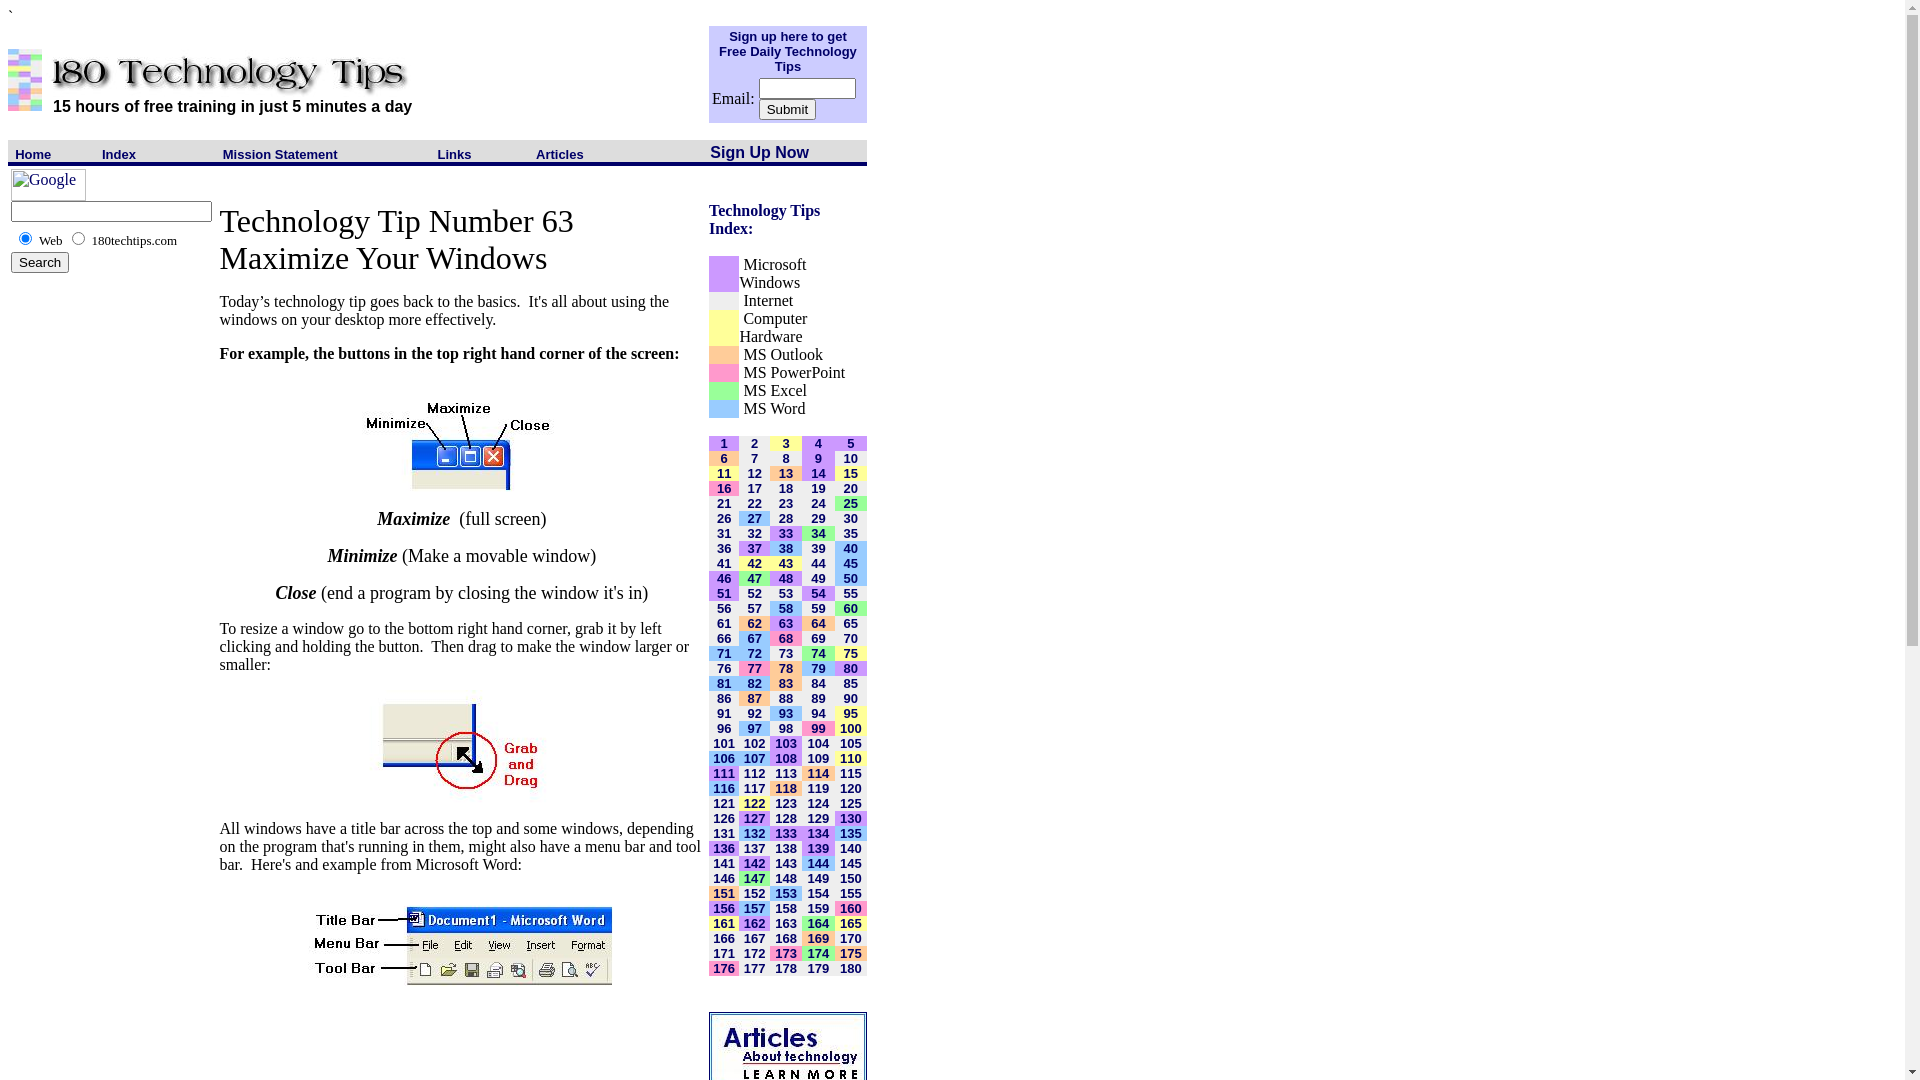 The width and height of the screenshot is (1920, 1080). What do you see at coordinates (743, 891) in the screenshot?
I see `'152'` at bounding box center [743, 891].